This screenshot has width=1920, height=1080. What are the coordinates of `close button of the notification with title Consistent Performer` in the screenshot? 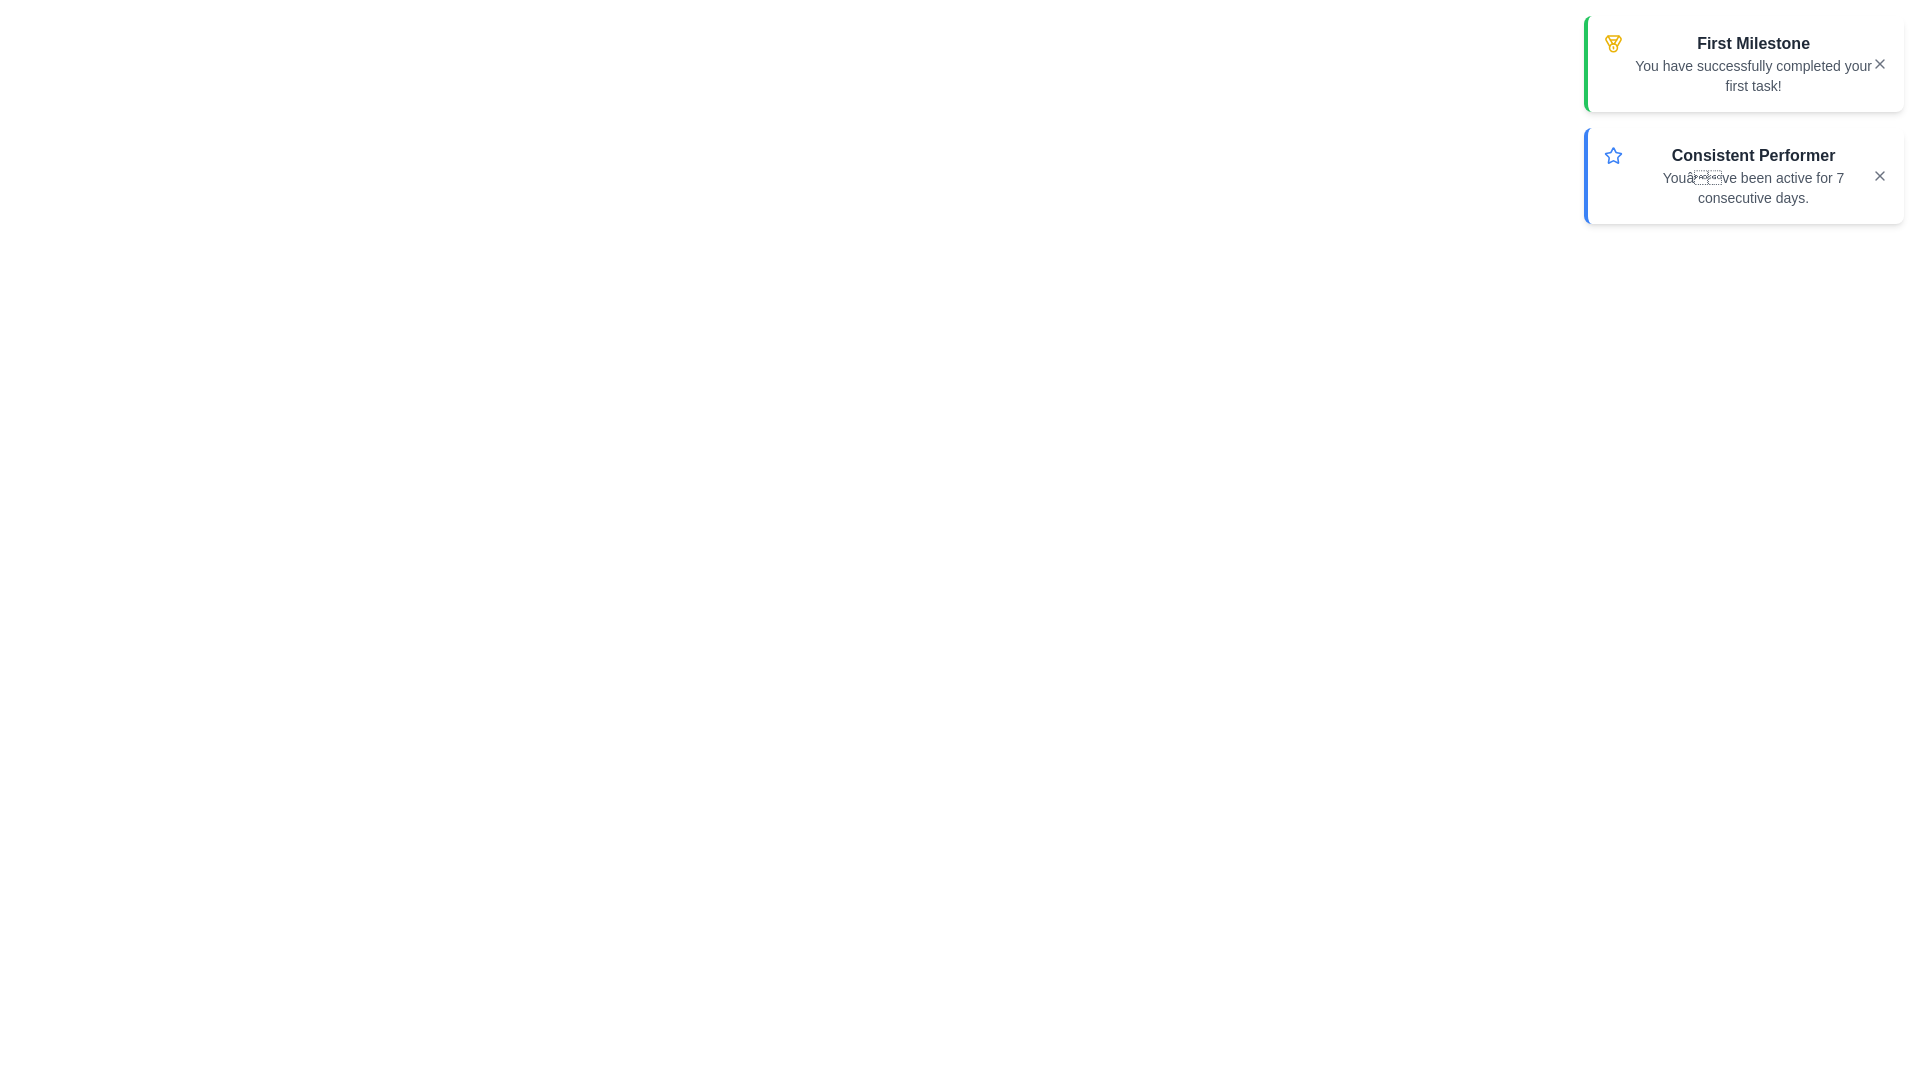 It's located at (1879, 175).